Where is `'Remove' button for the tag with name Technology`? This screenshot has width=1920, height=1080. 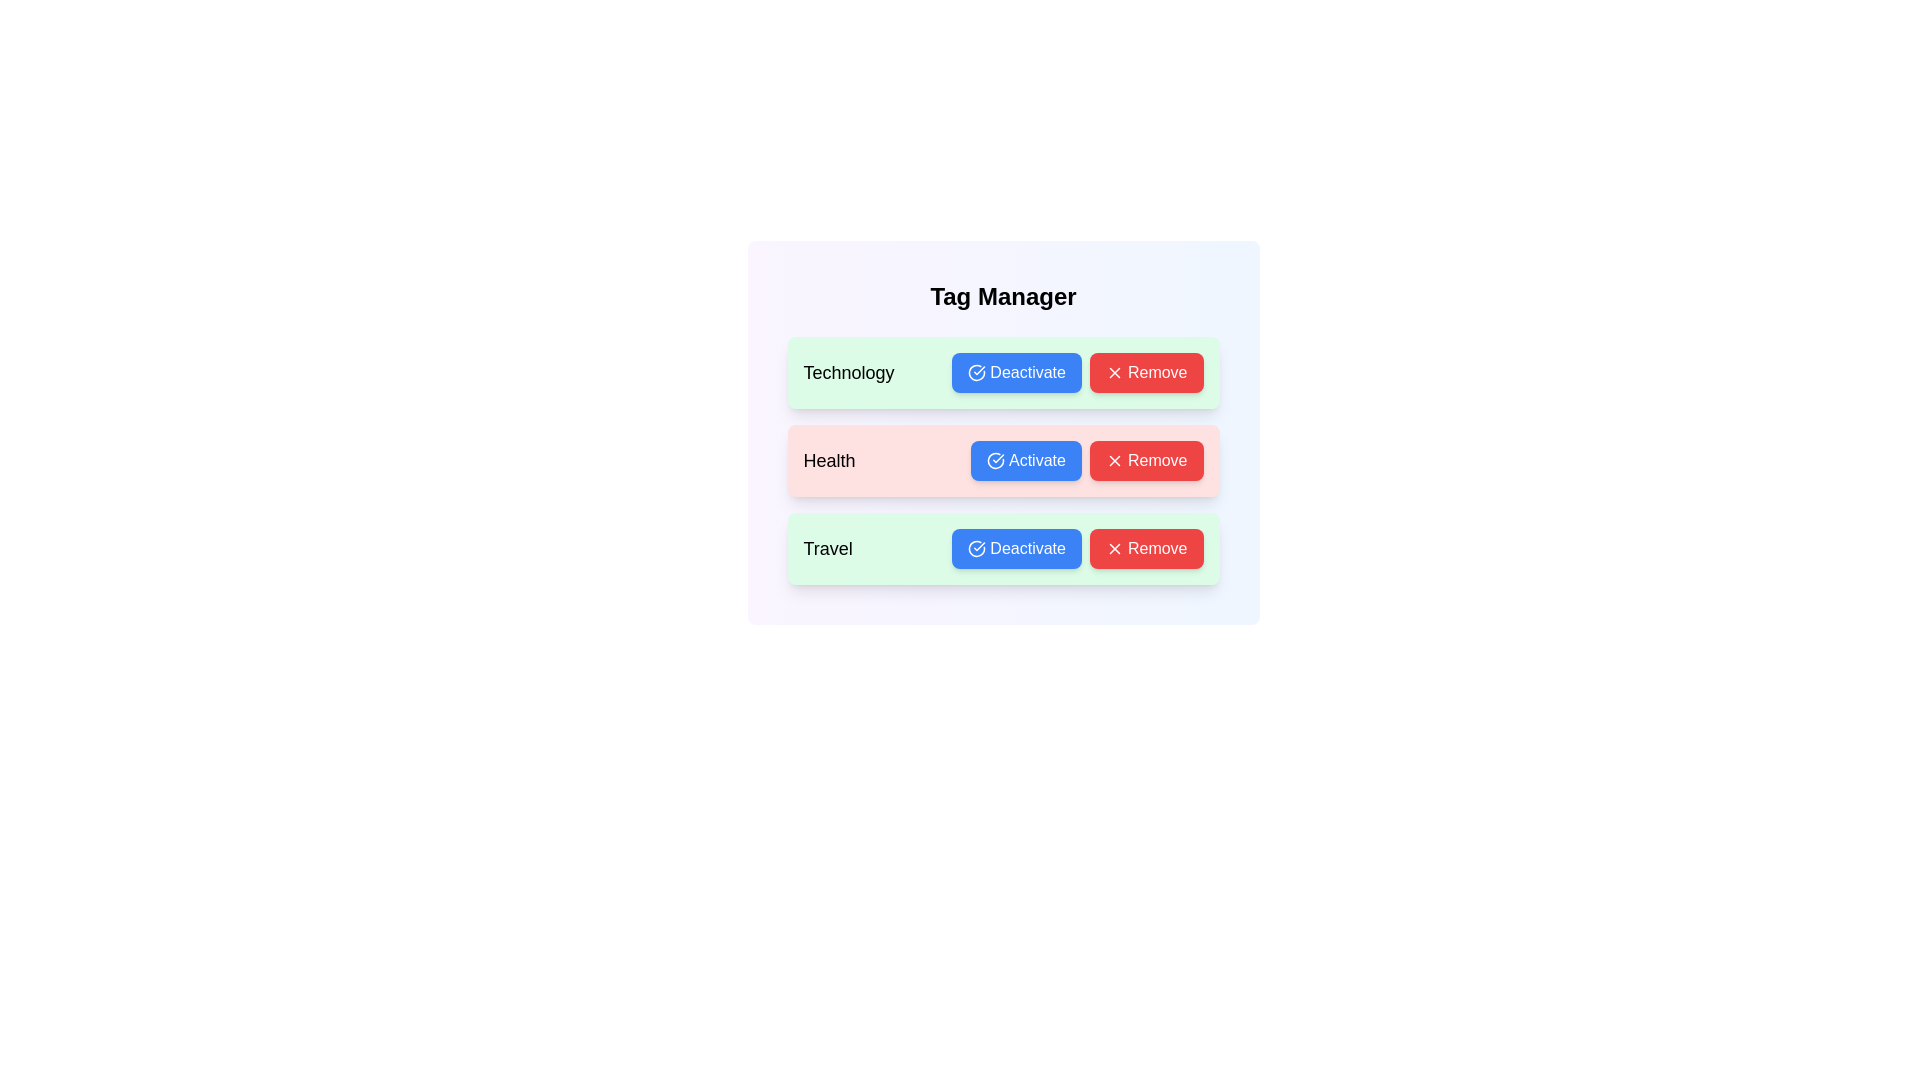 'Remove' button for the tag with name Technology is located at coordinates (1146, 373).